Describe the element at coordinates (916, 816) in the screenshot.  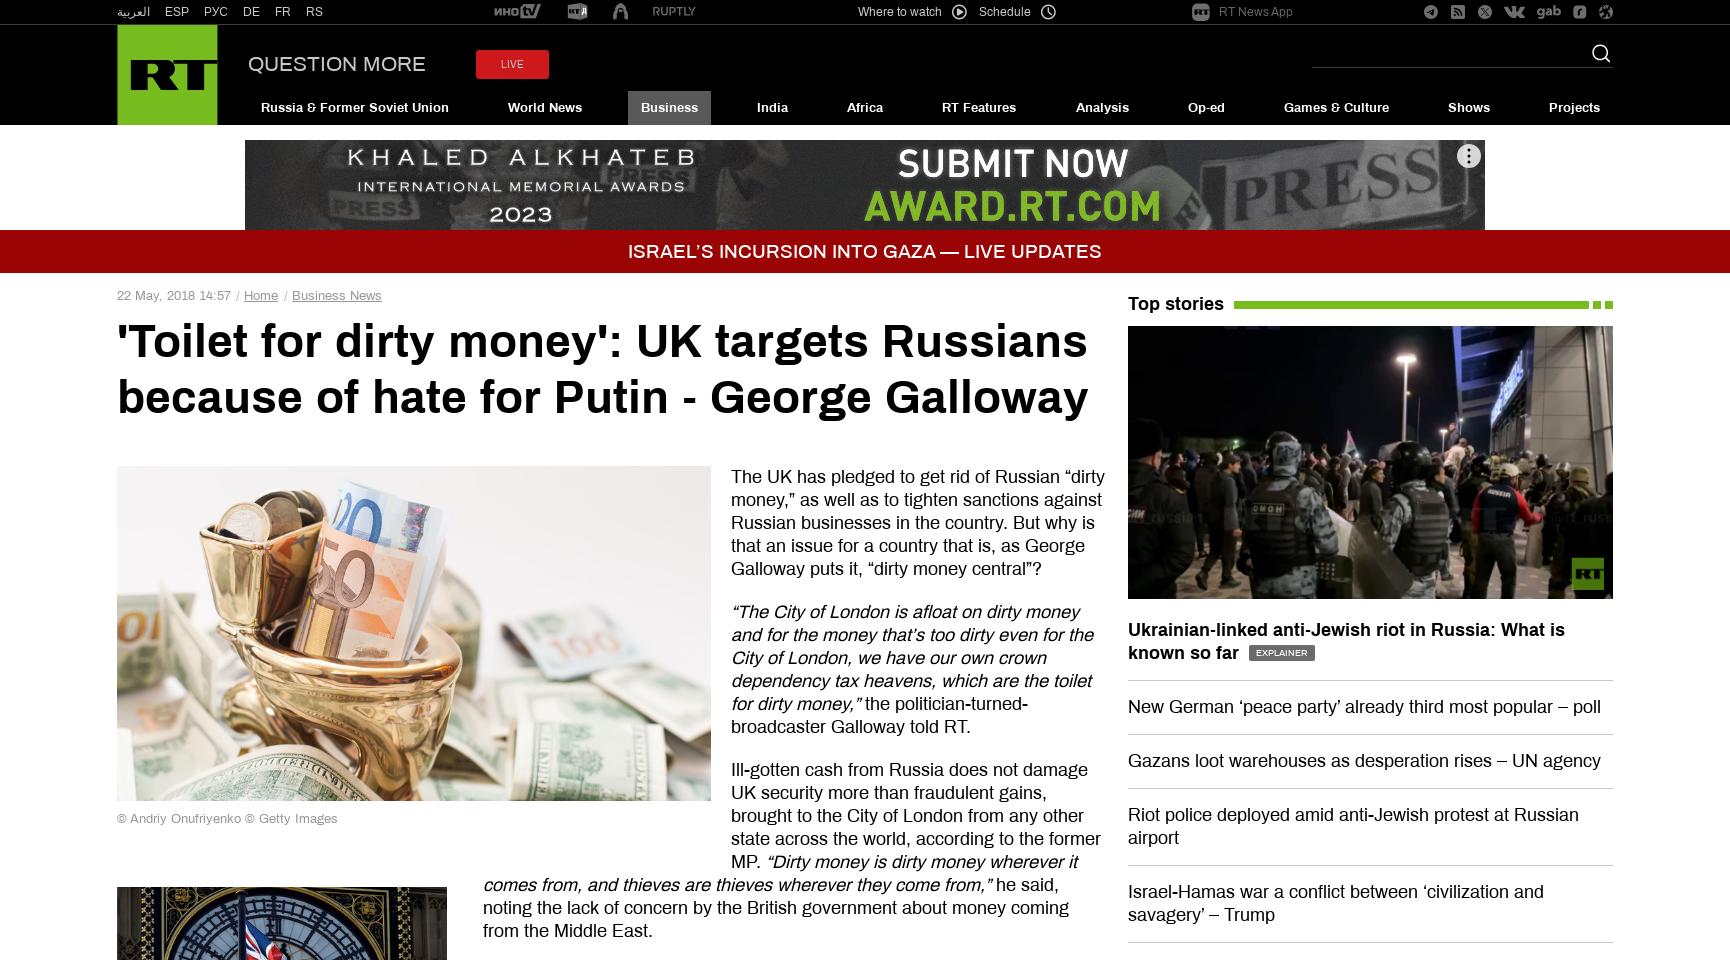
I see `'Ill-gotten cash from Russia does not damage UK security more than fraudulent gains, brought to the City of London from any other state across the world, according to the former MP.'` at that location.